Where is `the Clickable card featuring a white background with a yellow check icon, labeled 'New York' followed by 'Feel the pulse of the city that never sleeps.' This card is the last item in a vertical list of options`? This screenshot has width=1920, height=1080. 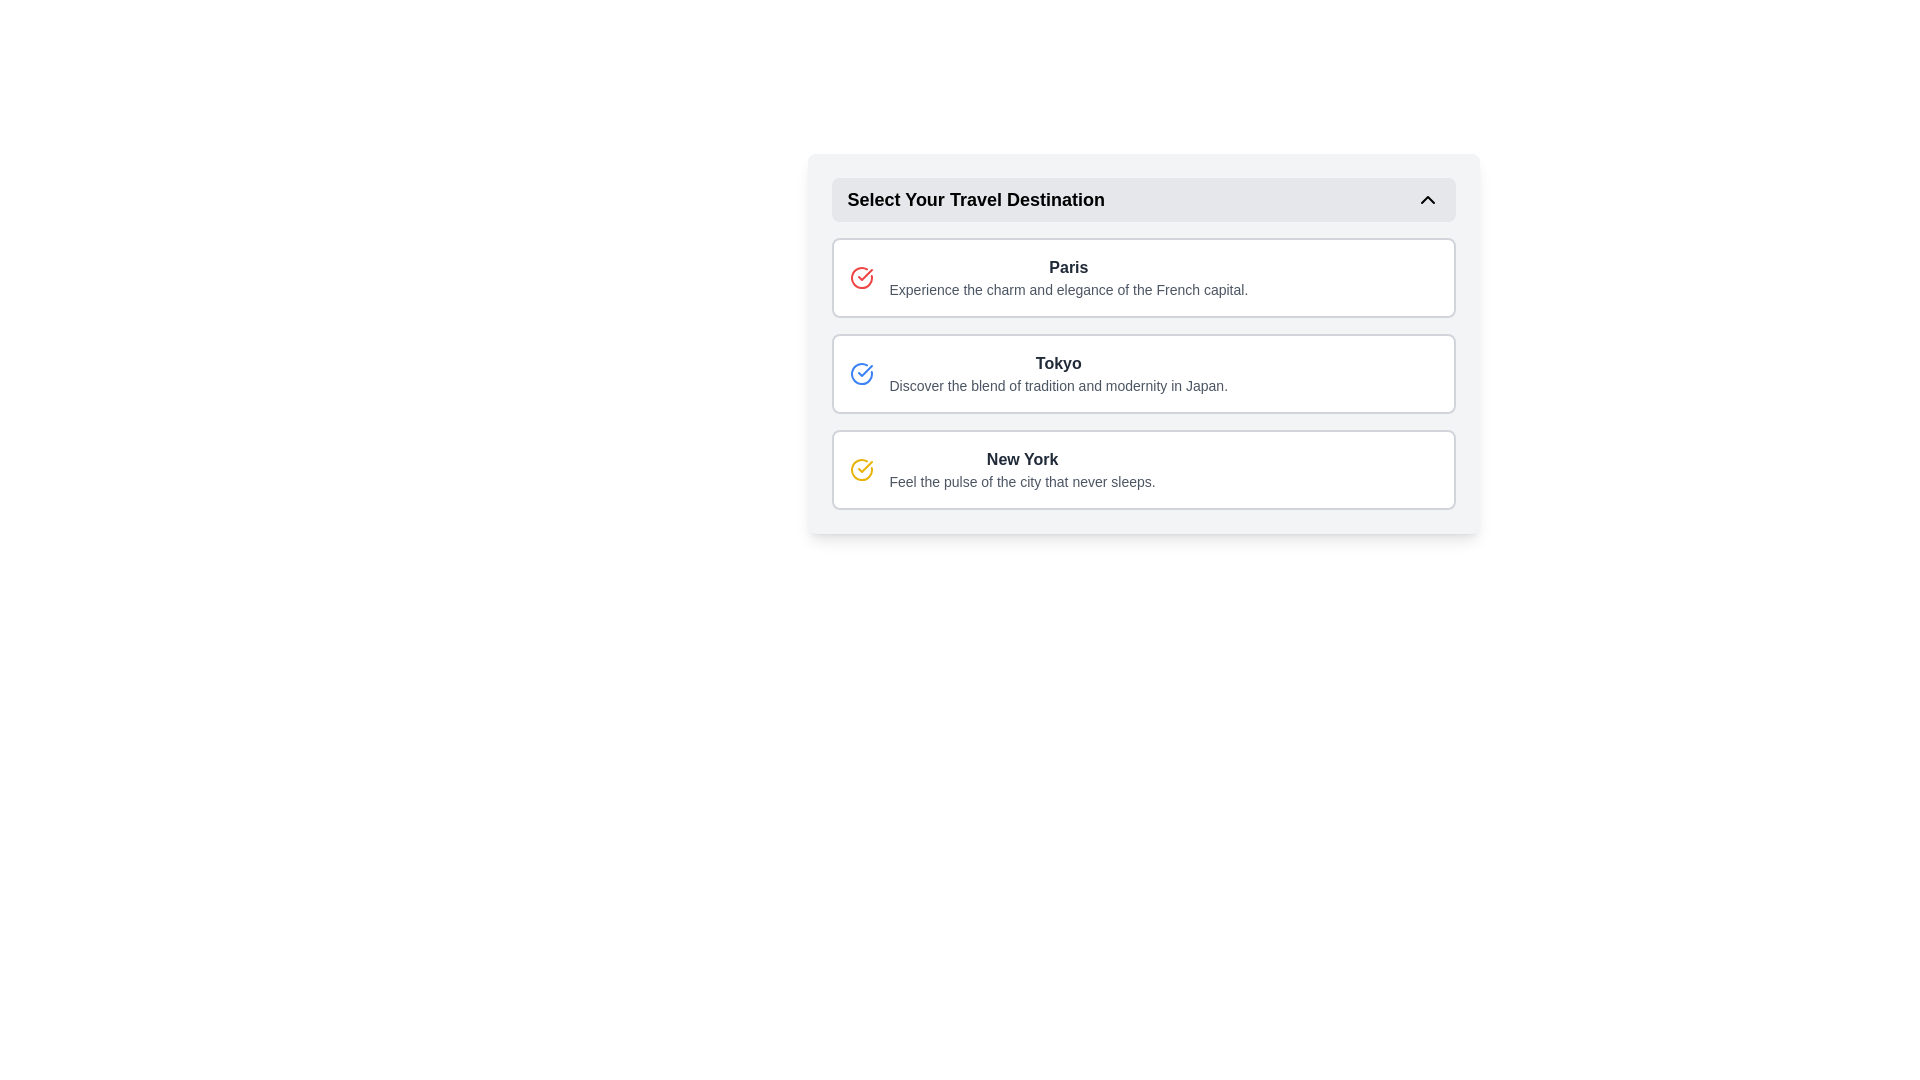
the Clickable card featuring a white background with a yellow check icon, labeled 'New York' followed by 'Feel the pulse of the city that never sleeps.' This card is the last item in a vertical list of options is located at coordinates (1143, 470).